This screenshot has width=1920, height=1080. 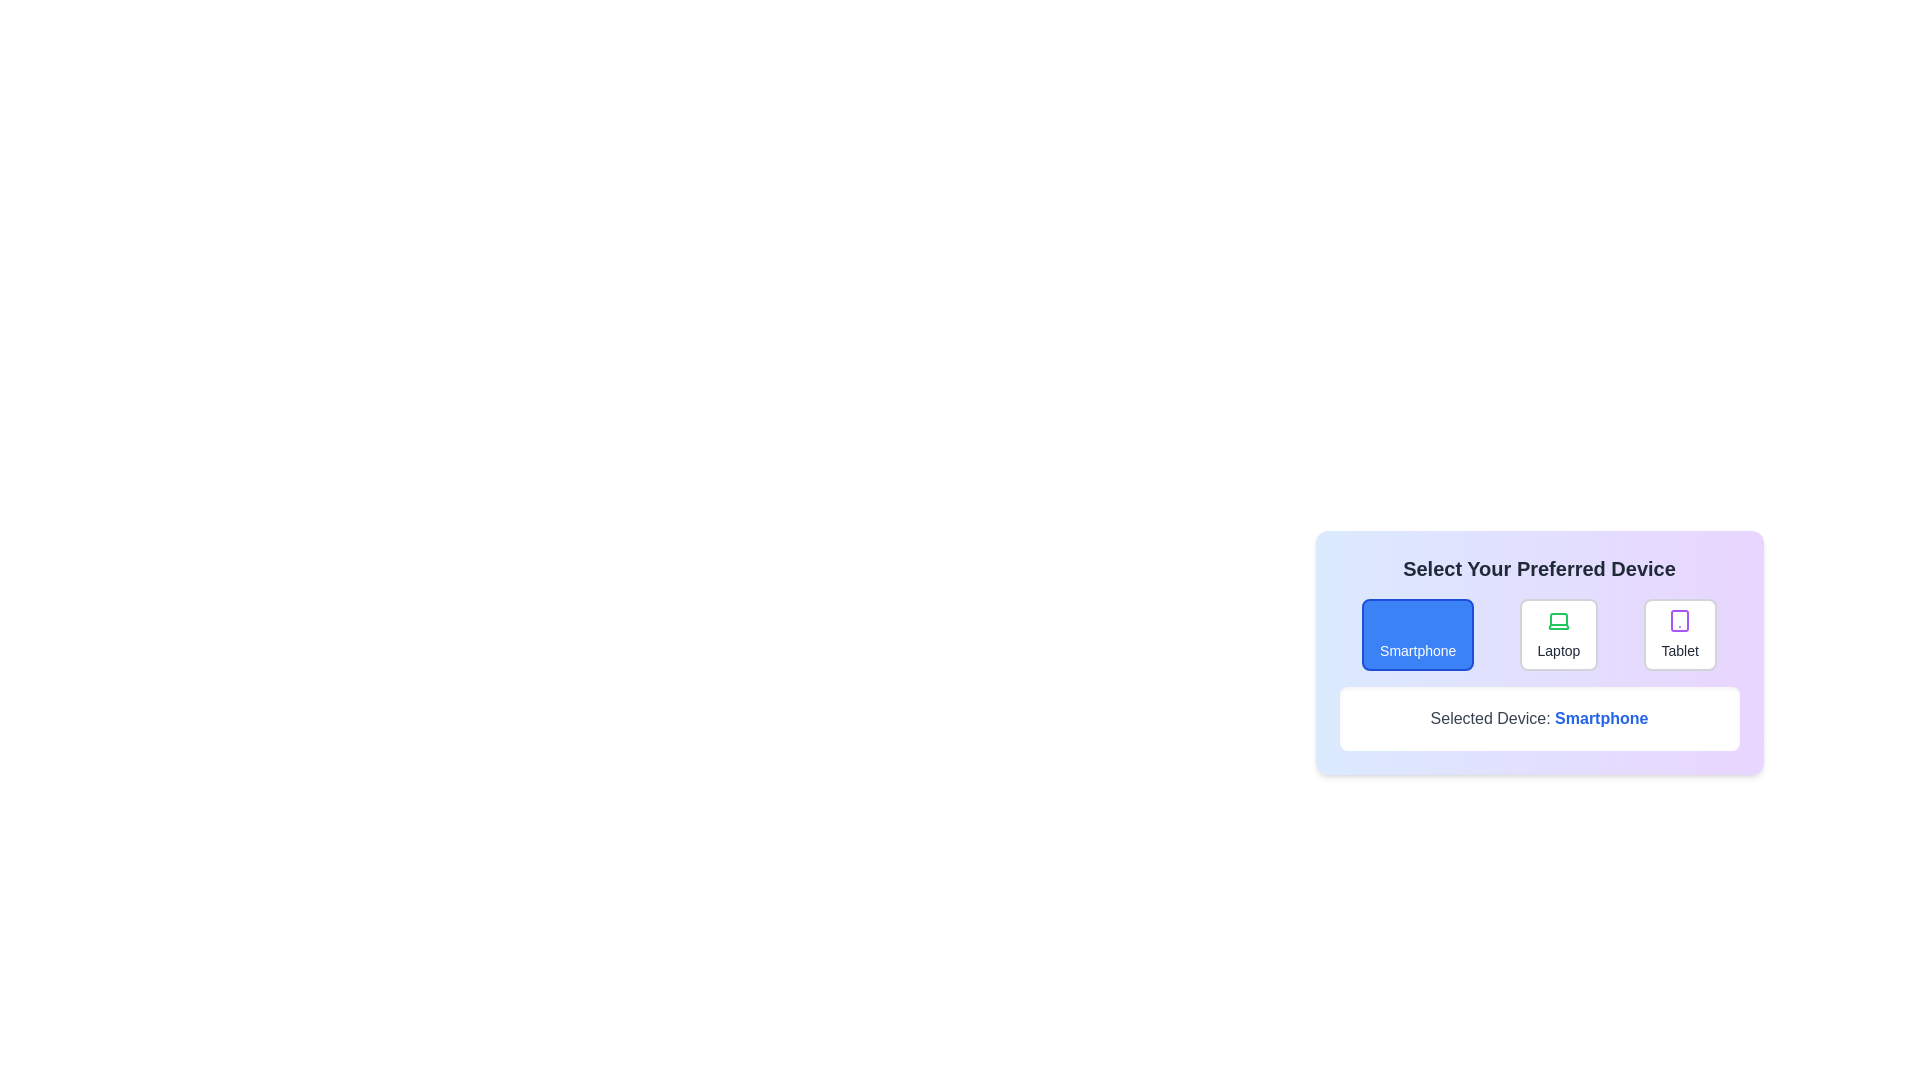 I want to click on the 'Tablet' text label, which serves as the descriptive label for the Tablet selection option, located at the rightmost position of the selection options row, so click(x=1680, y=651).